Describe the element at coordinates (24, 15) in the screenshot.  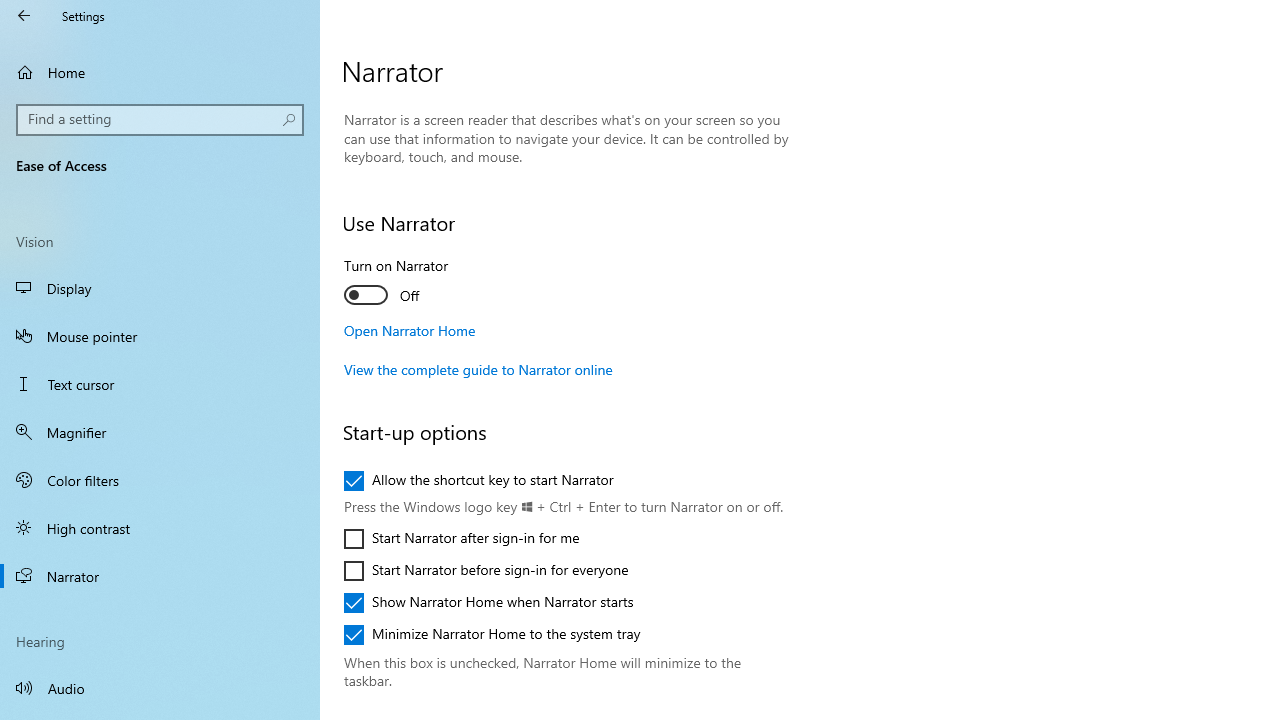
I see `'Back'` at that location.